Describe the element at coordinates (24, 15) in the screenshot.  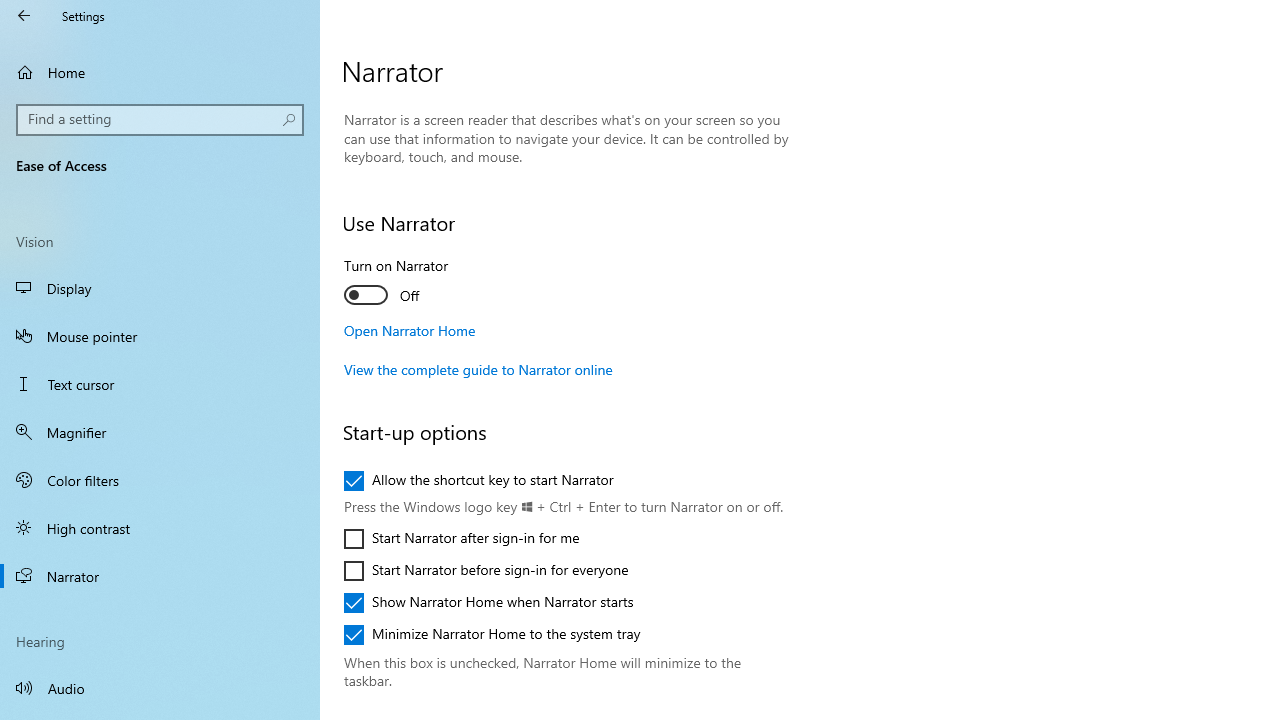
I see `'Back'` at that location.